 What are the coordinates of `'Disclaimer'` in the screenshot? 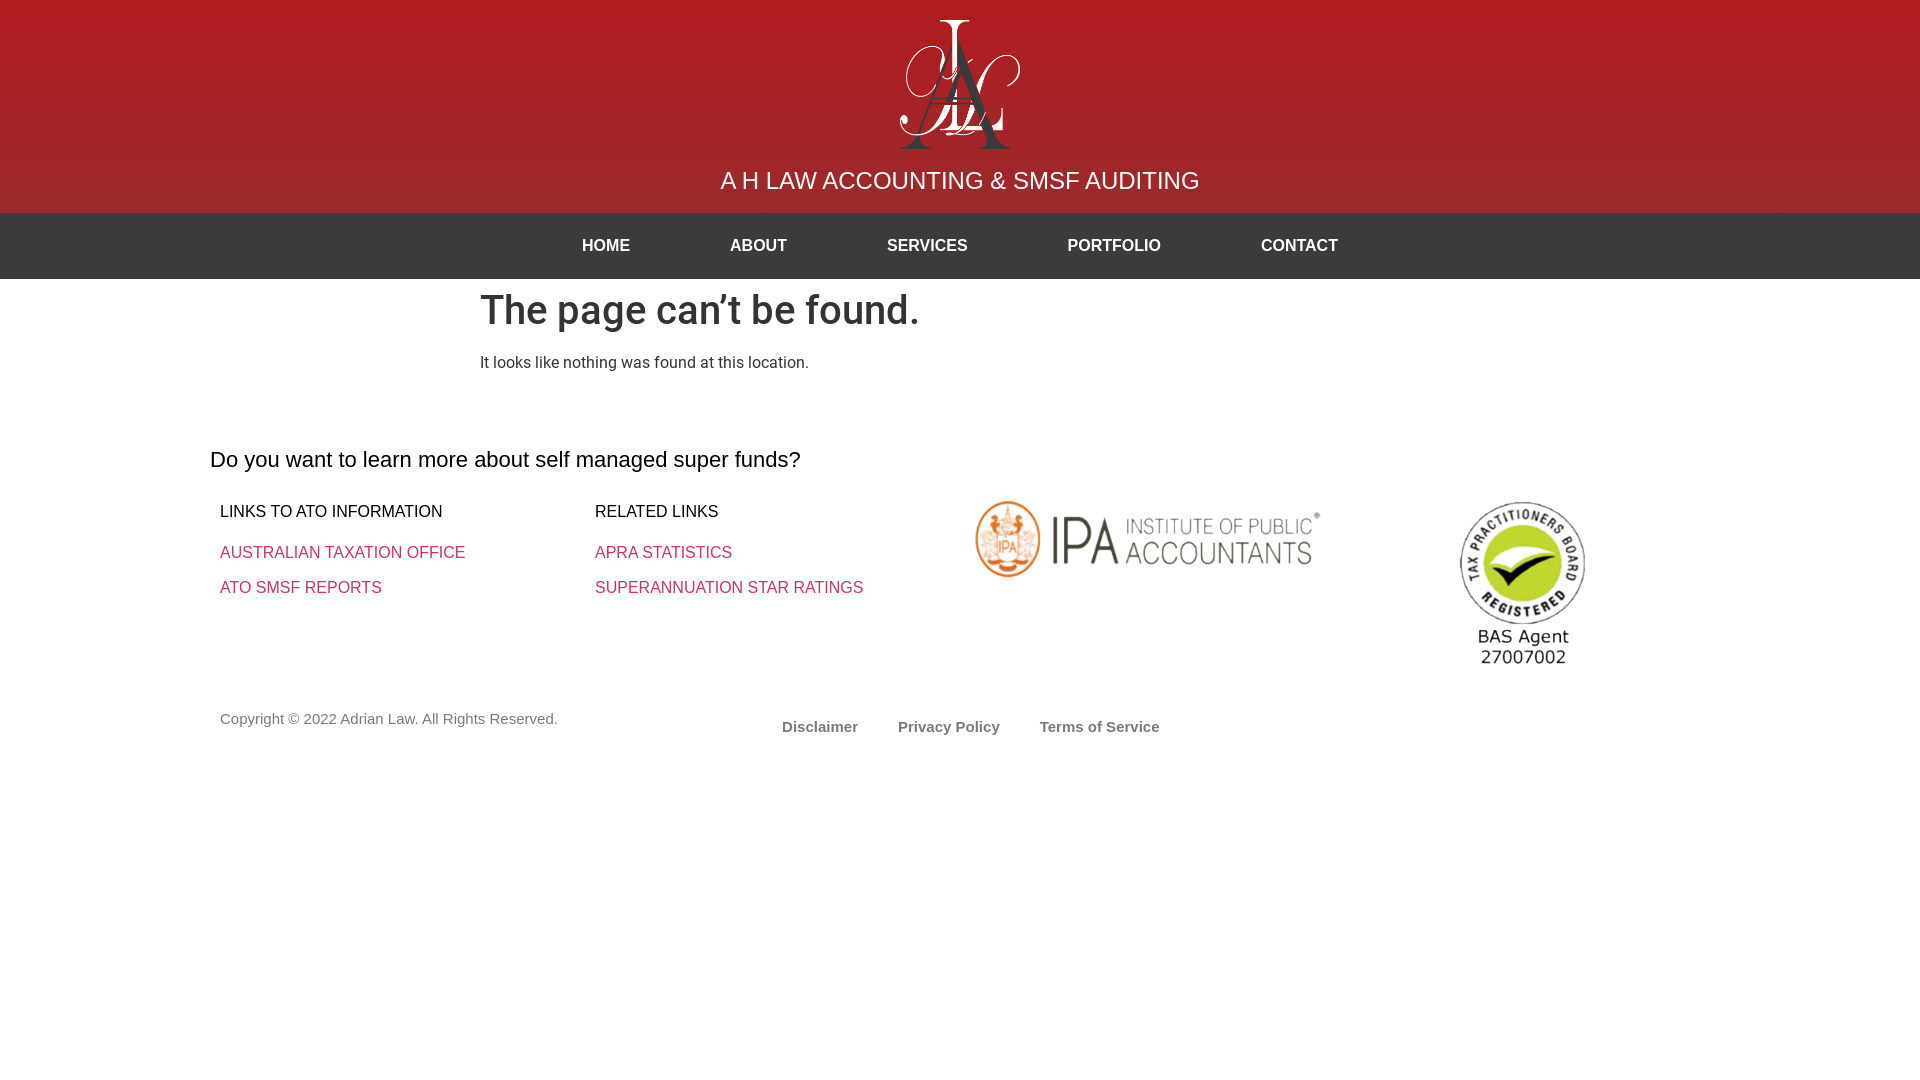 It's located at (761, 726).